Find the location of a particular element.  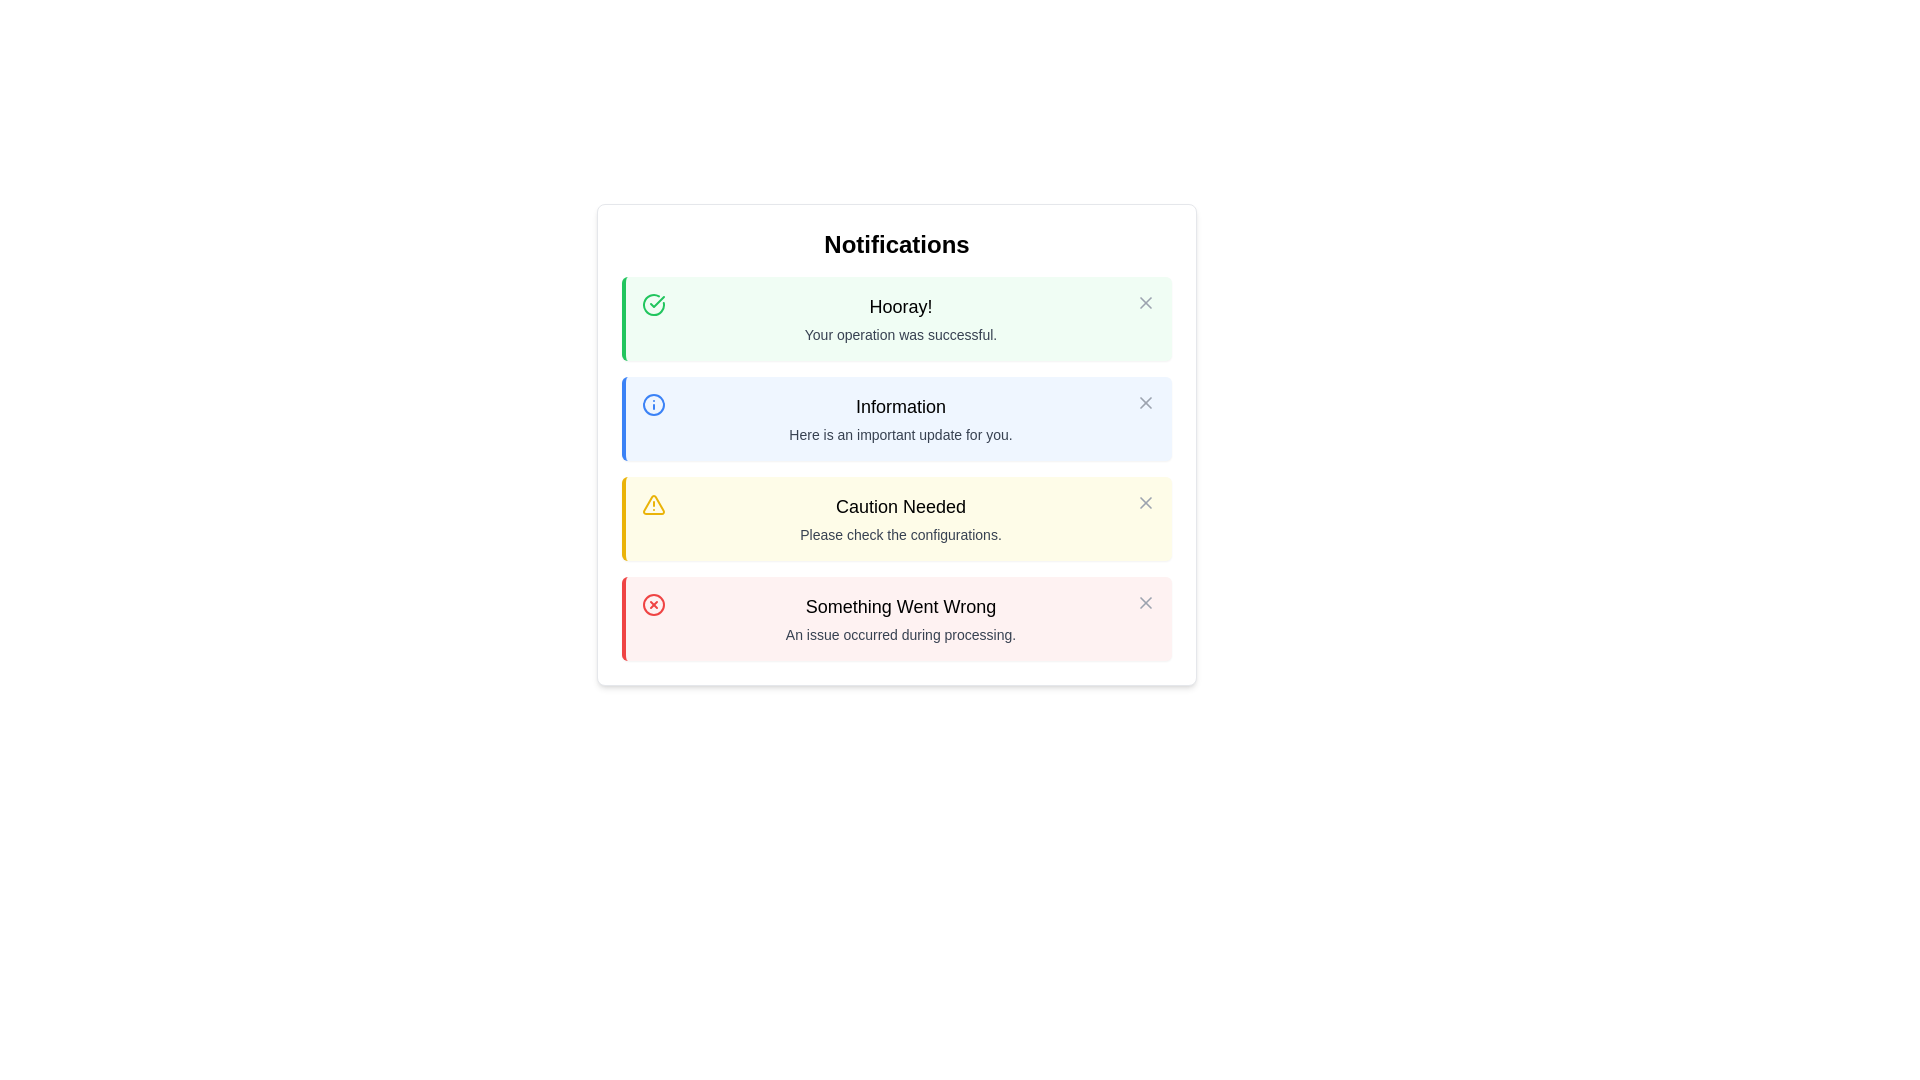

the error icon located on the right side of the red notification panel titled 'Something Went Wrong', positioned near the top-right corner is located at coordinates (653, 604).